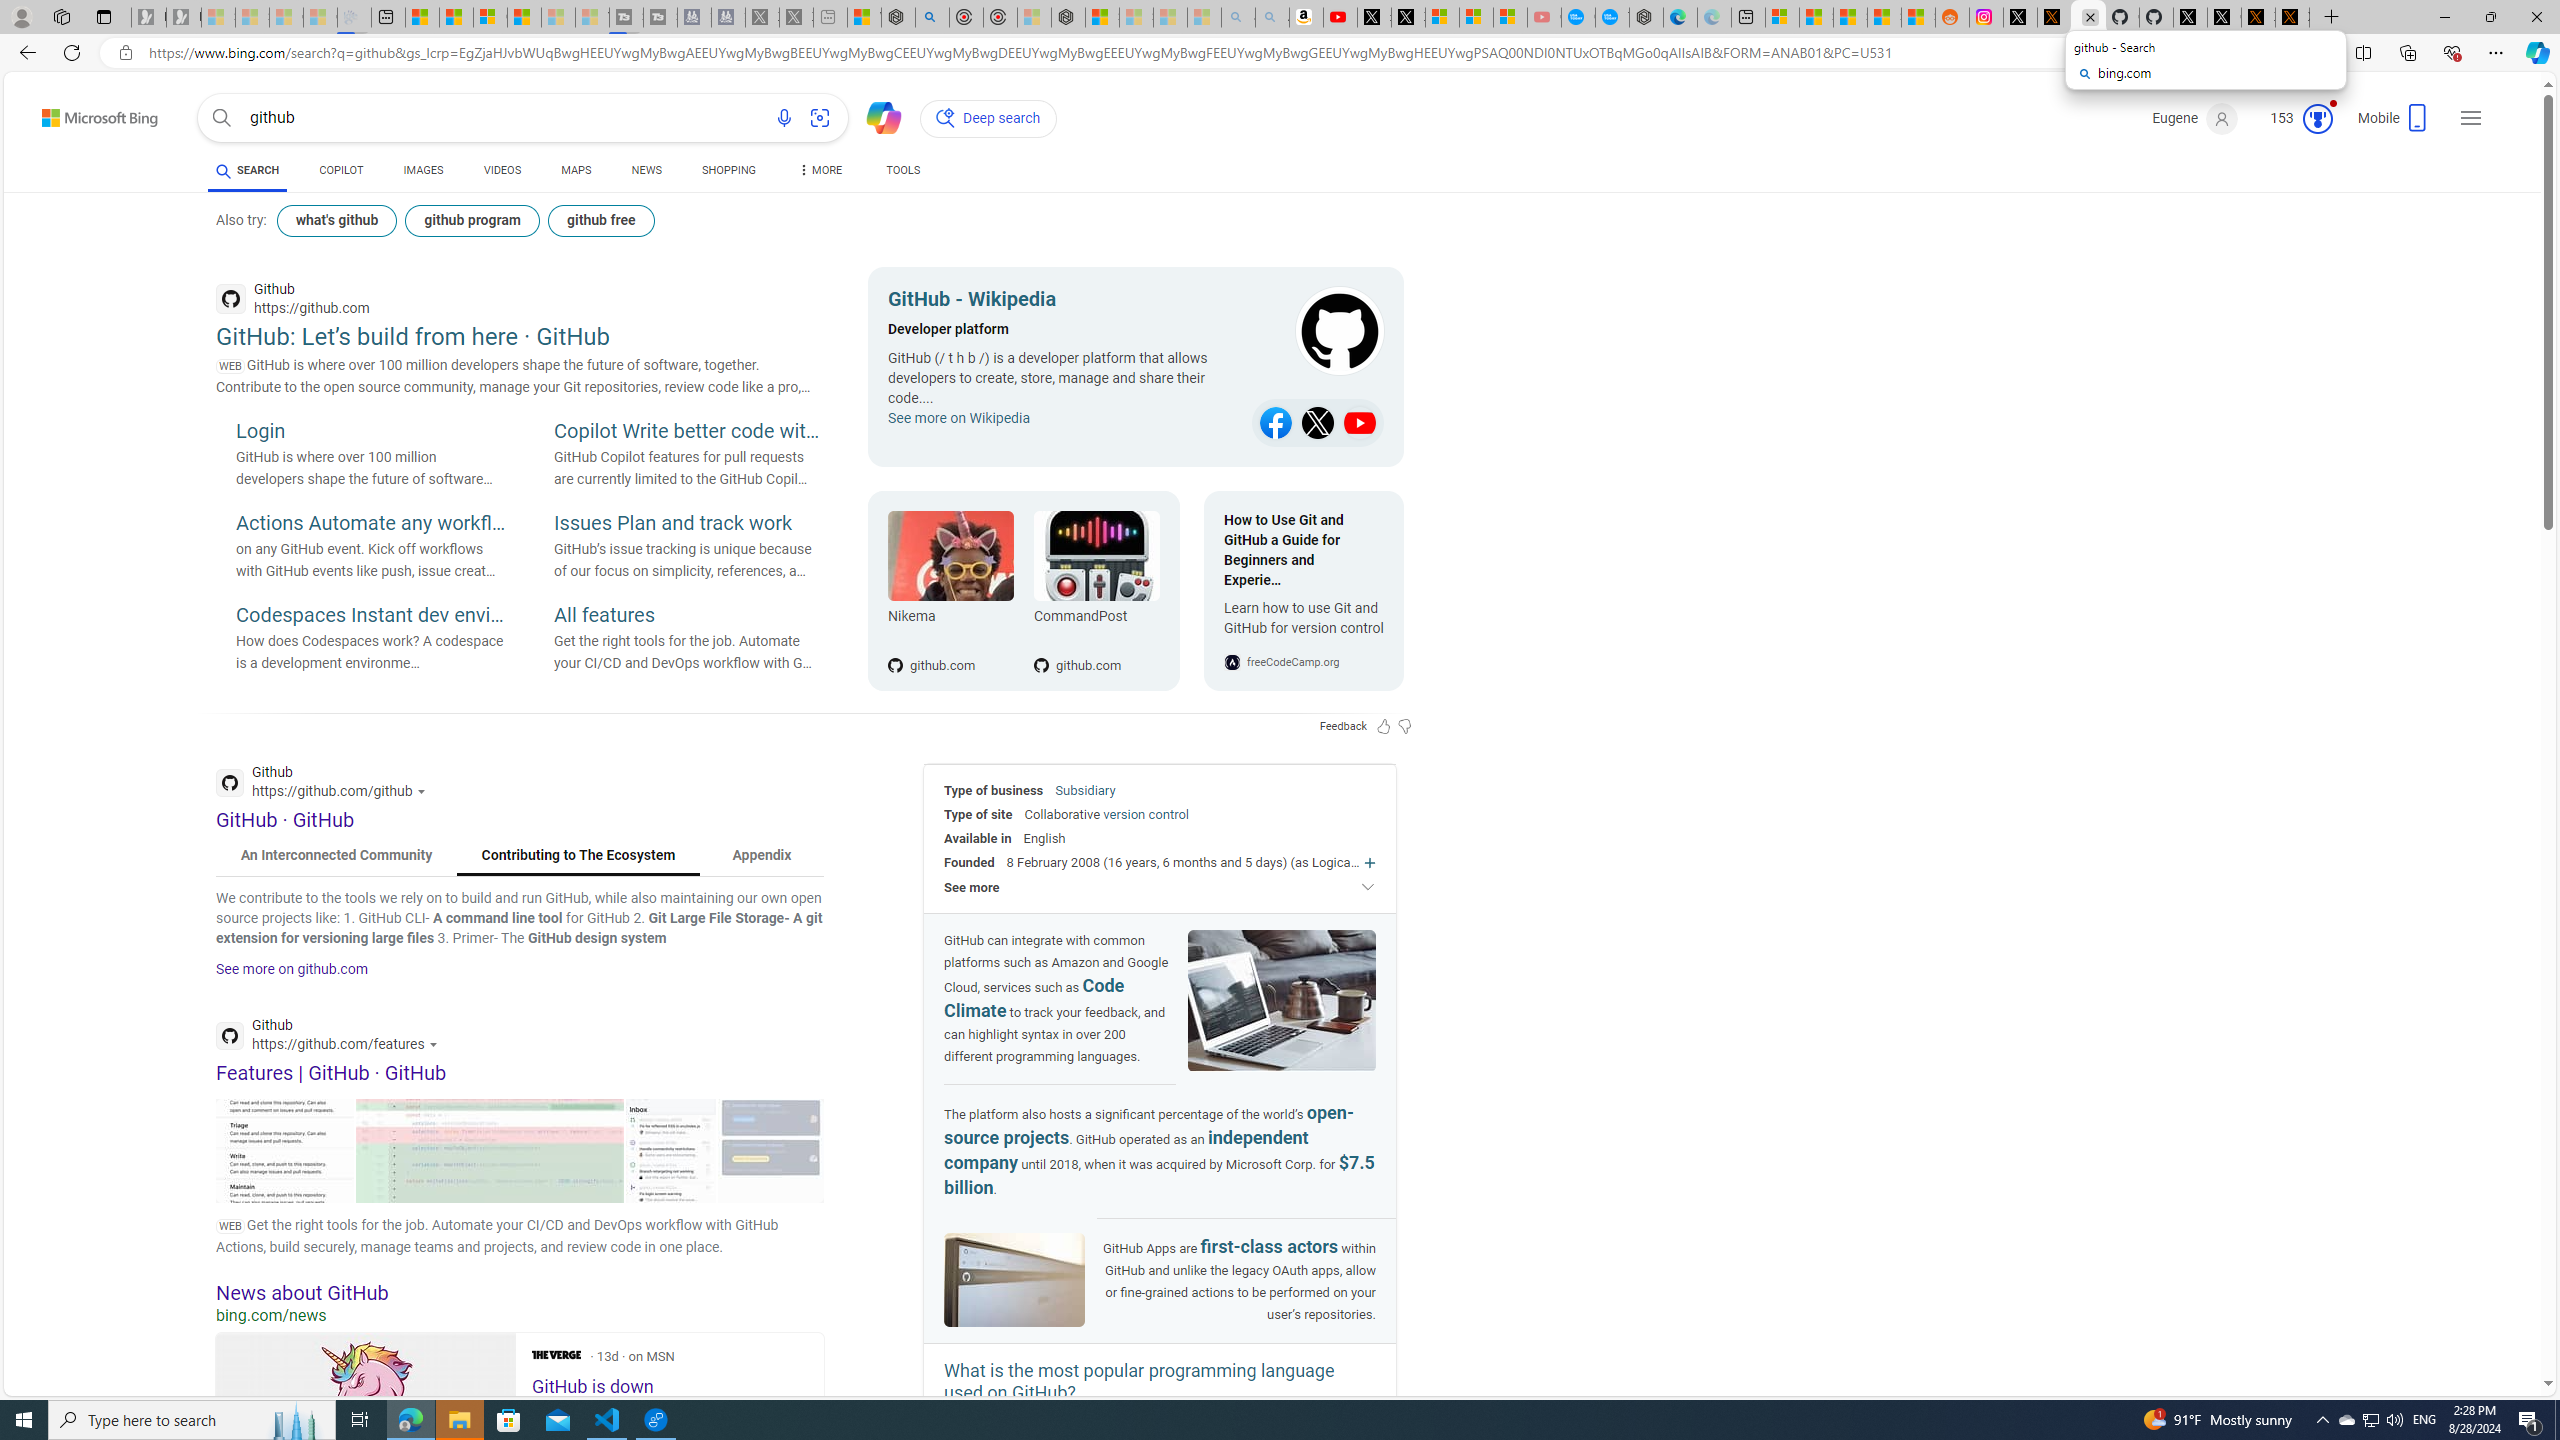 Image resolution: width=2560 pixels, height=1440 pixels. What do you see at coordinates (575, 172) in the screenshot?
I see `'MAPS'` at bounding box center [575, 172].